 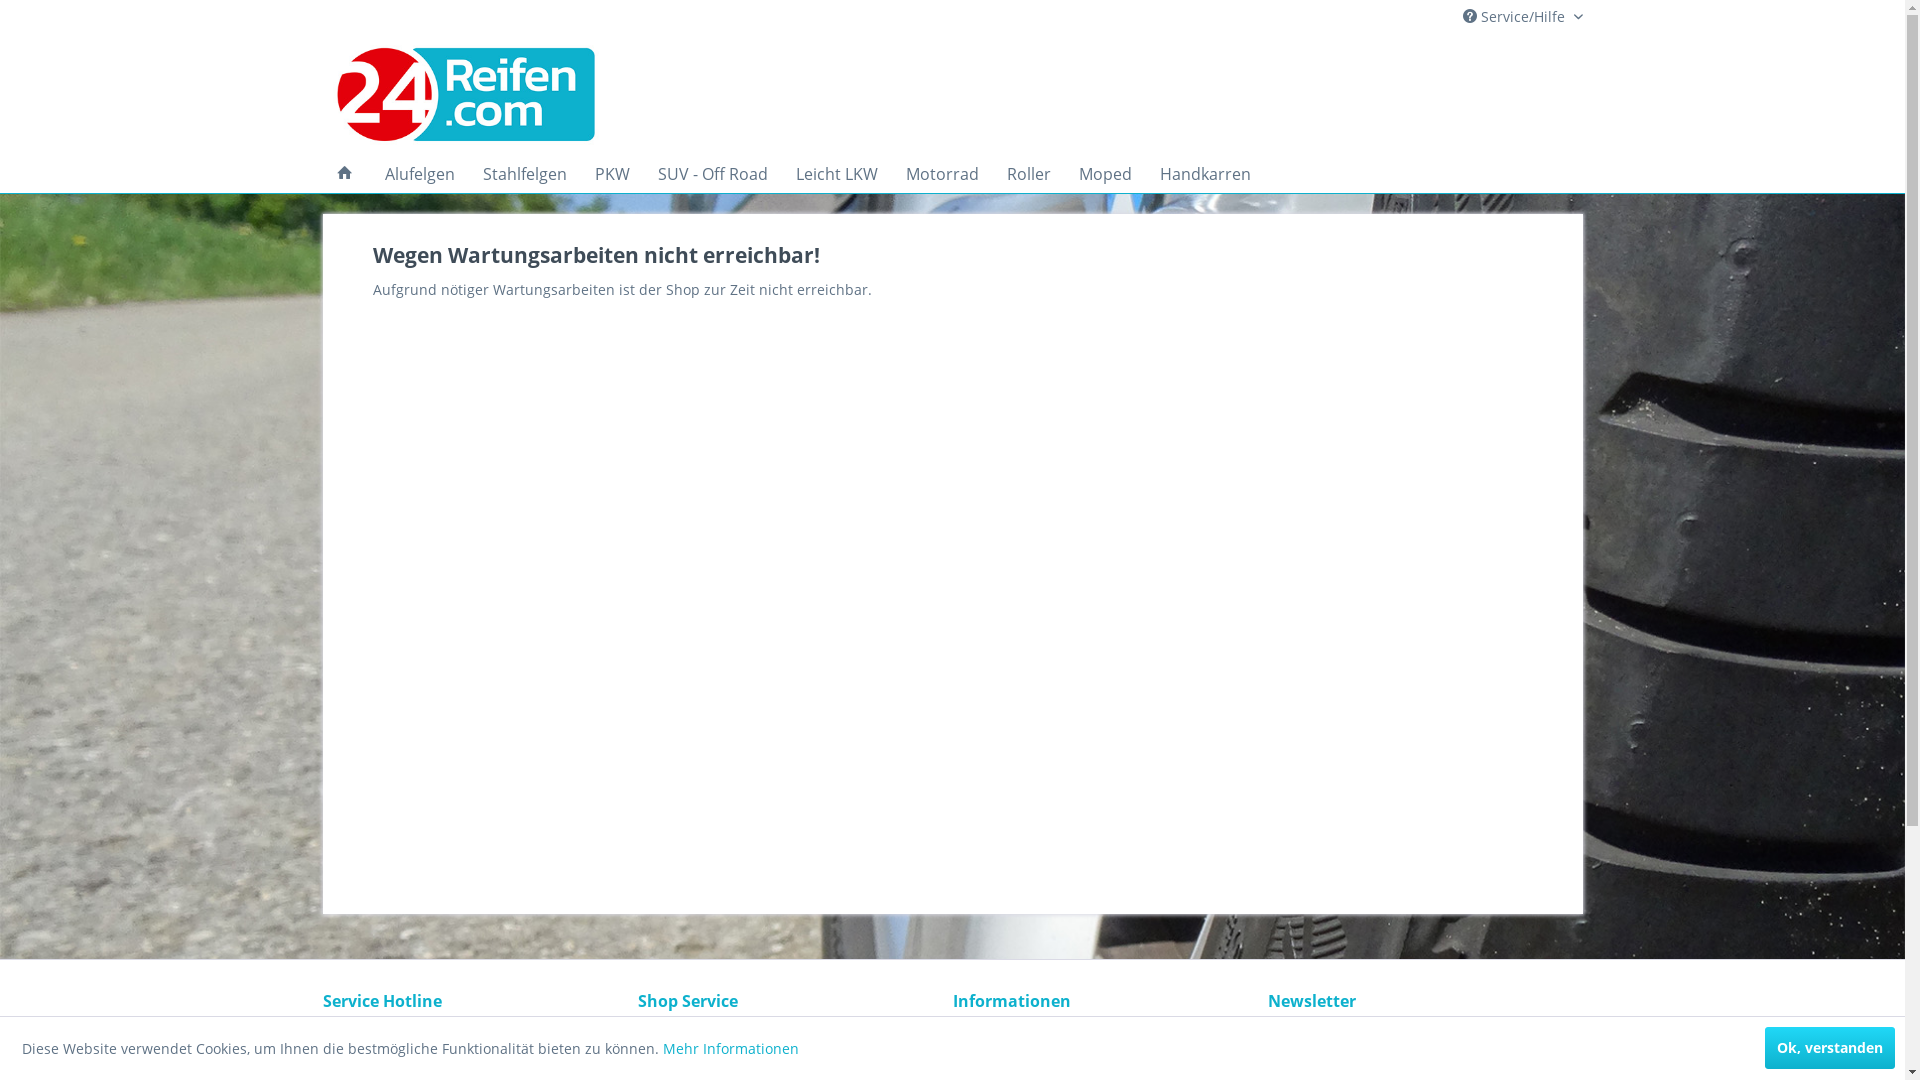 I want to click on 'Stahlfelgen', so click(x=523, y=172).